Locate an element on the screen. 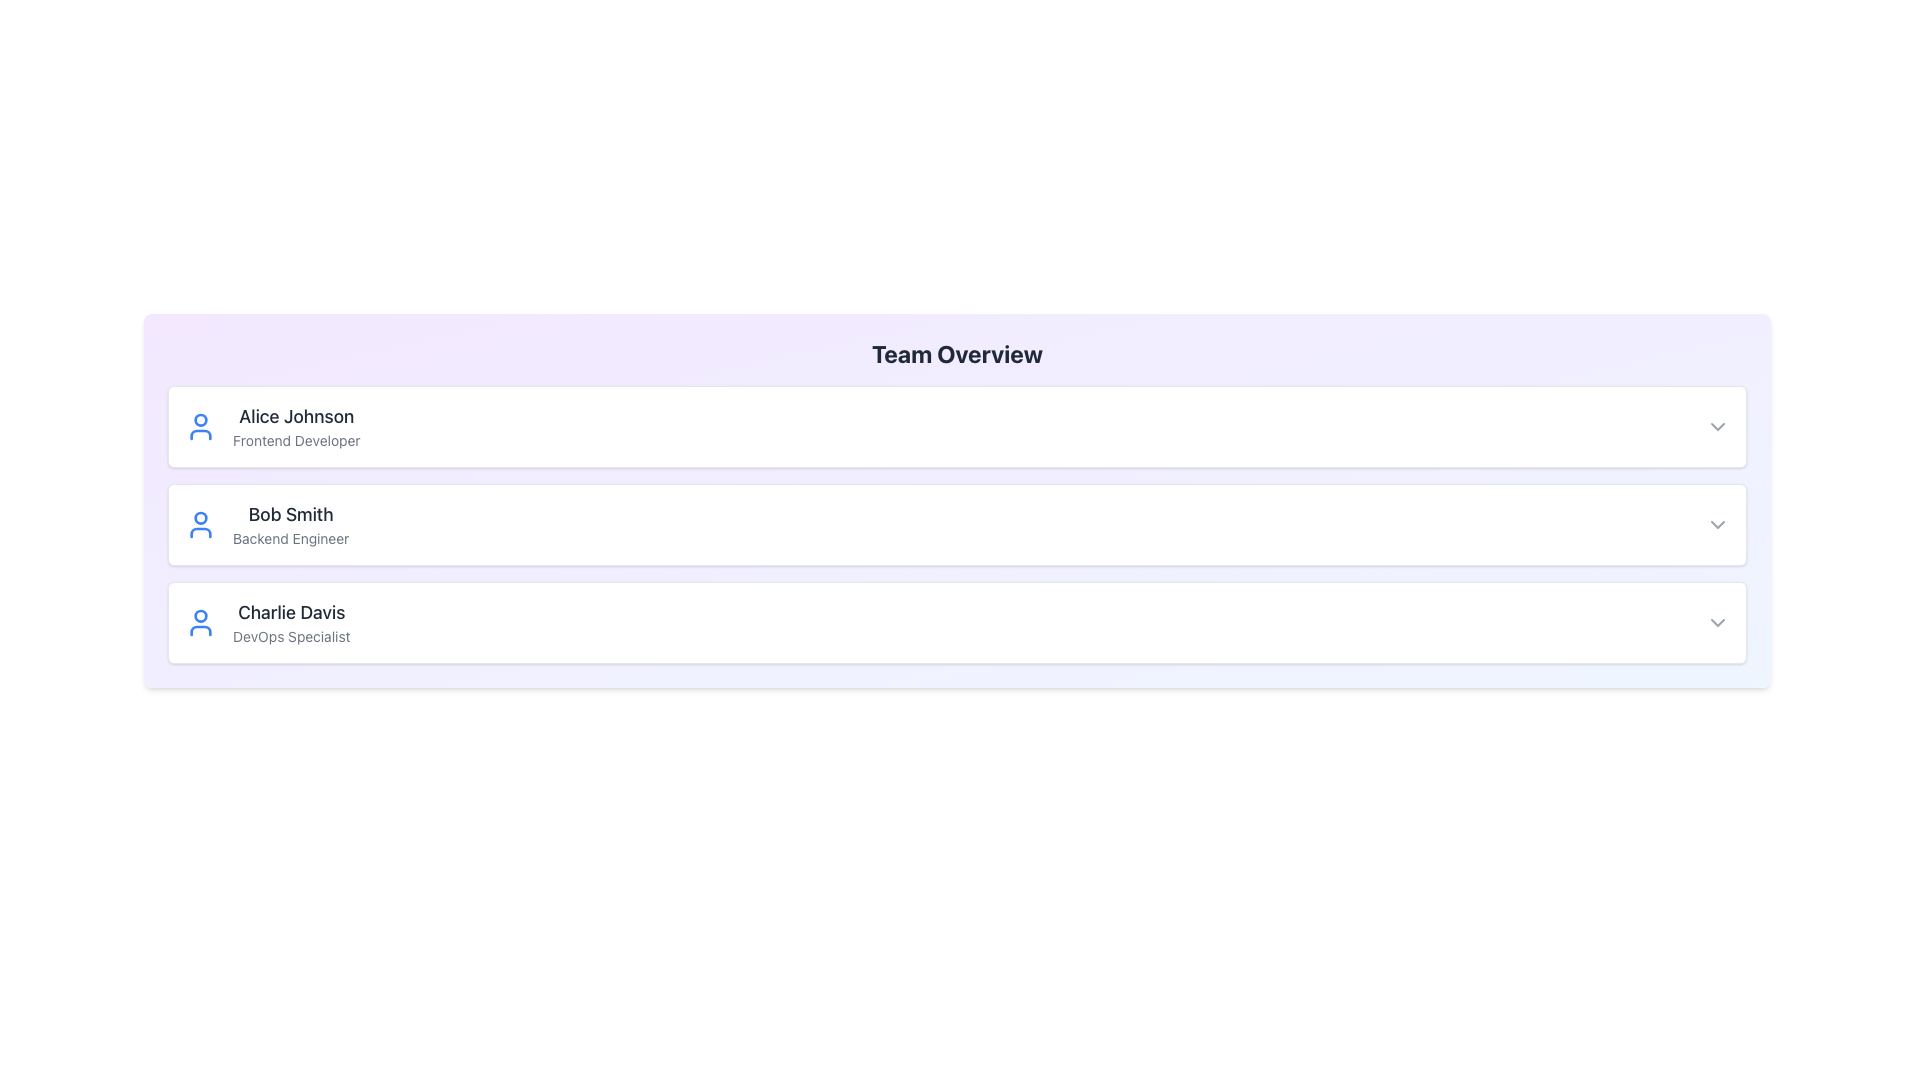 This screenshot has width=1920, height=1080. the toggle button at the far right end of the horizontal bar associated with 'Bob Smith' is located at coordinates (1717, 523).